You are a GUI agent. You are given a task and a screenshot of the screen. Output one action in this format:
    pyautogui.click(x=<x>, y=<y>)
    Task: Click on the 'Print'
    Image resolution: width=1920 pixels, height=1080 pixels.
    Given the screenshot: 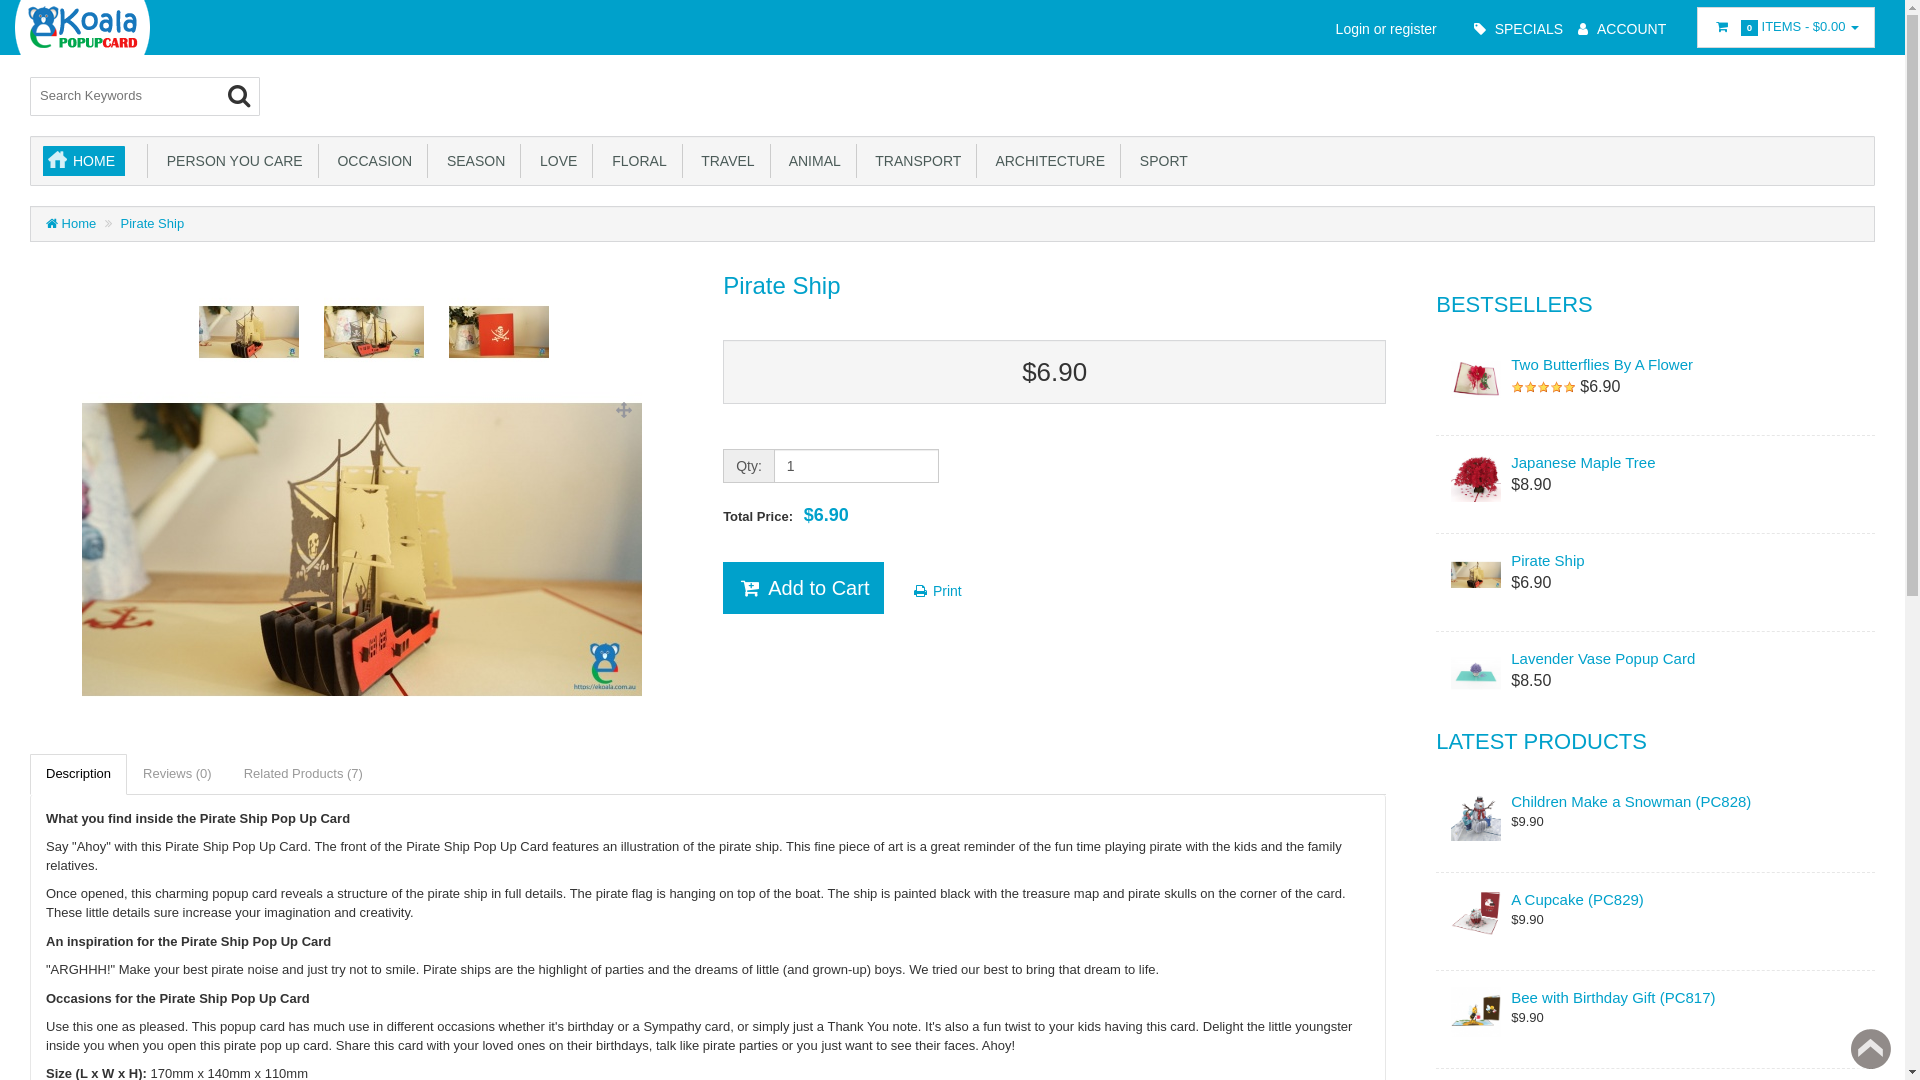 What is the action you would take?
    pyautogui.click(x=935, y=589)
    